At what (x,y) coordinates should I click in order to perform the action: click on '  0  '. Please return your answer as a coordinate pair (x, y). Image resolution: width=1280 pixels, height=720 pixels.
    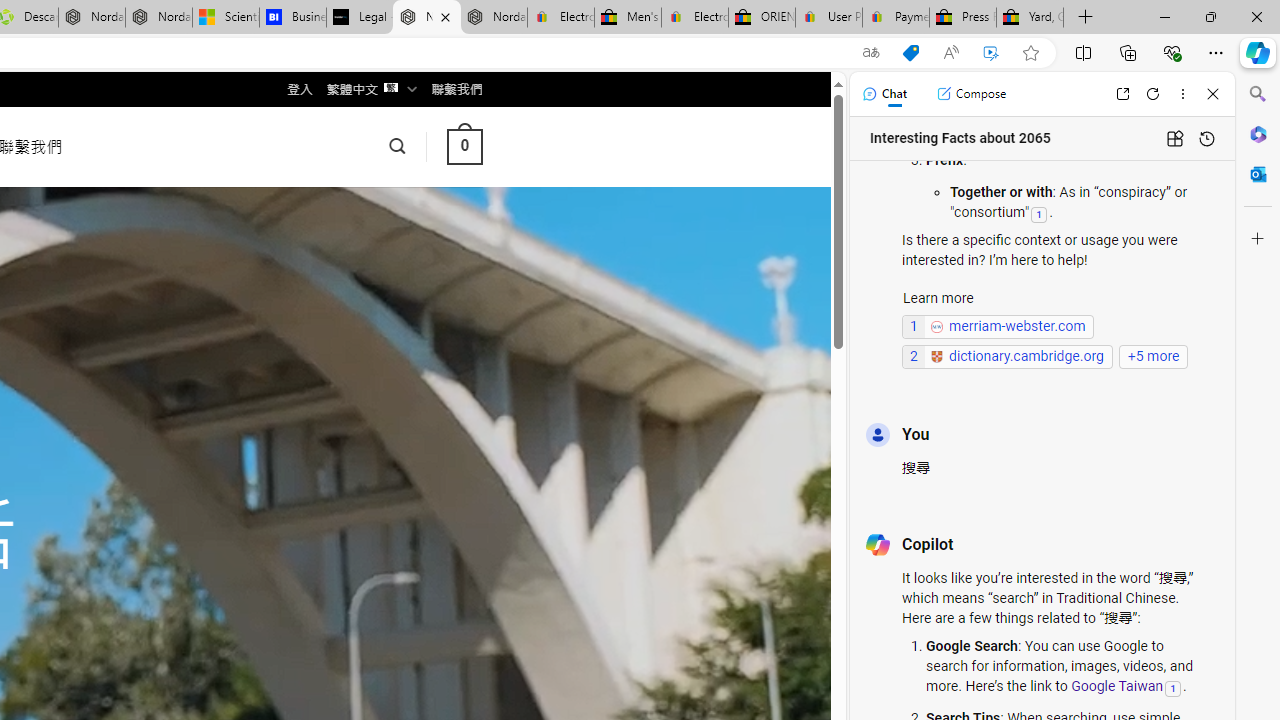
    Looking at the image, I should click on (463, 145).